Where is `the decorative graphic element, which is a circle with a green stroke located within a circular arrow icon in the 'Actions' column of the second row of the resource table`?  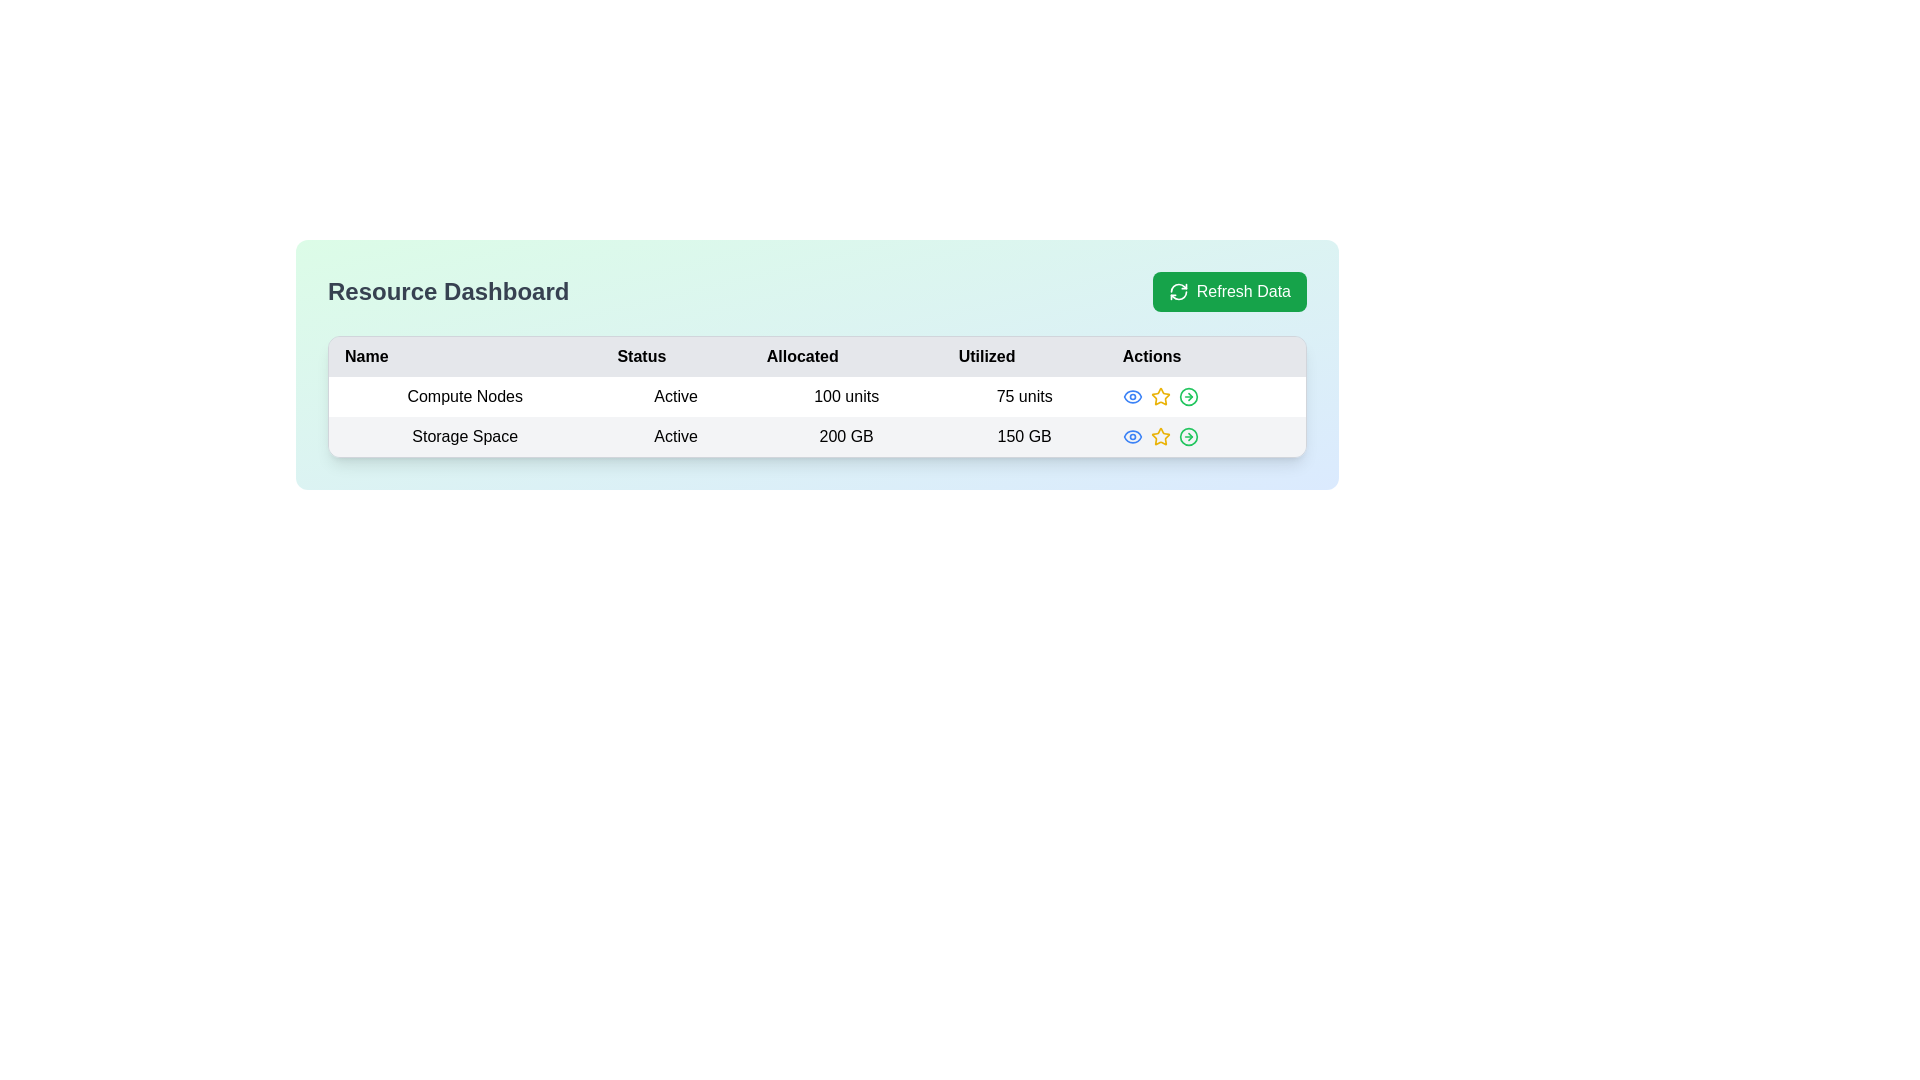
the decorative graphic element, which is a circle with a green stroke located within a circular arrow icon in the 'Actions' column of the second row of the resource table is located at coordinates (1188, 435).